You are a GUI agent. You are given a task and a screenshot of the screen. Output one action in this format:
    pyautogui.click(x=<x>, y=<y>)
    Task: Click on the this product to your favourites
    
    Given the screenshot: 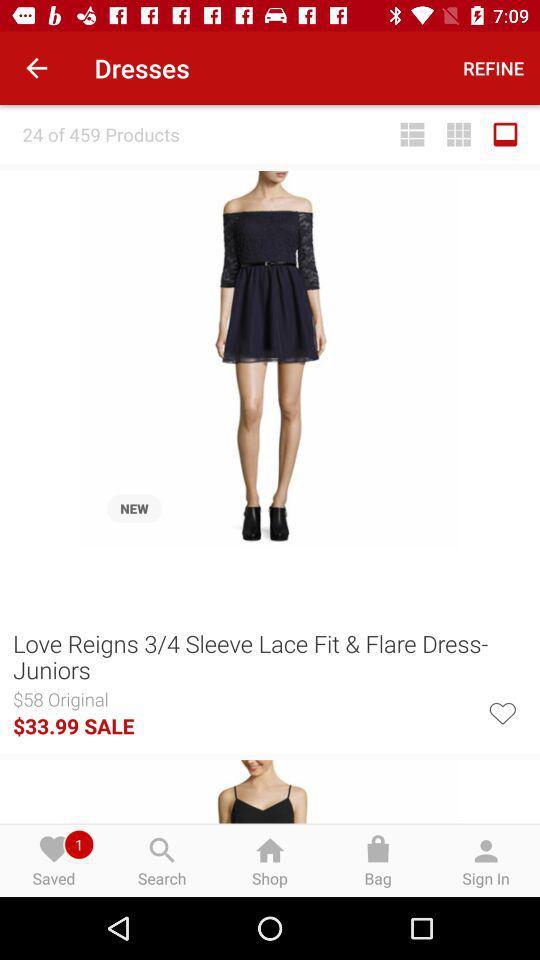 What is the action you would take?
    pyautogui.click(x=501, y=711)
    